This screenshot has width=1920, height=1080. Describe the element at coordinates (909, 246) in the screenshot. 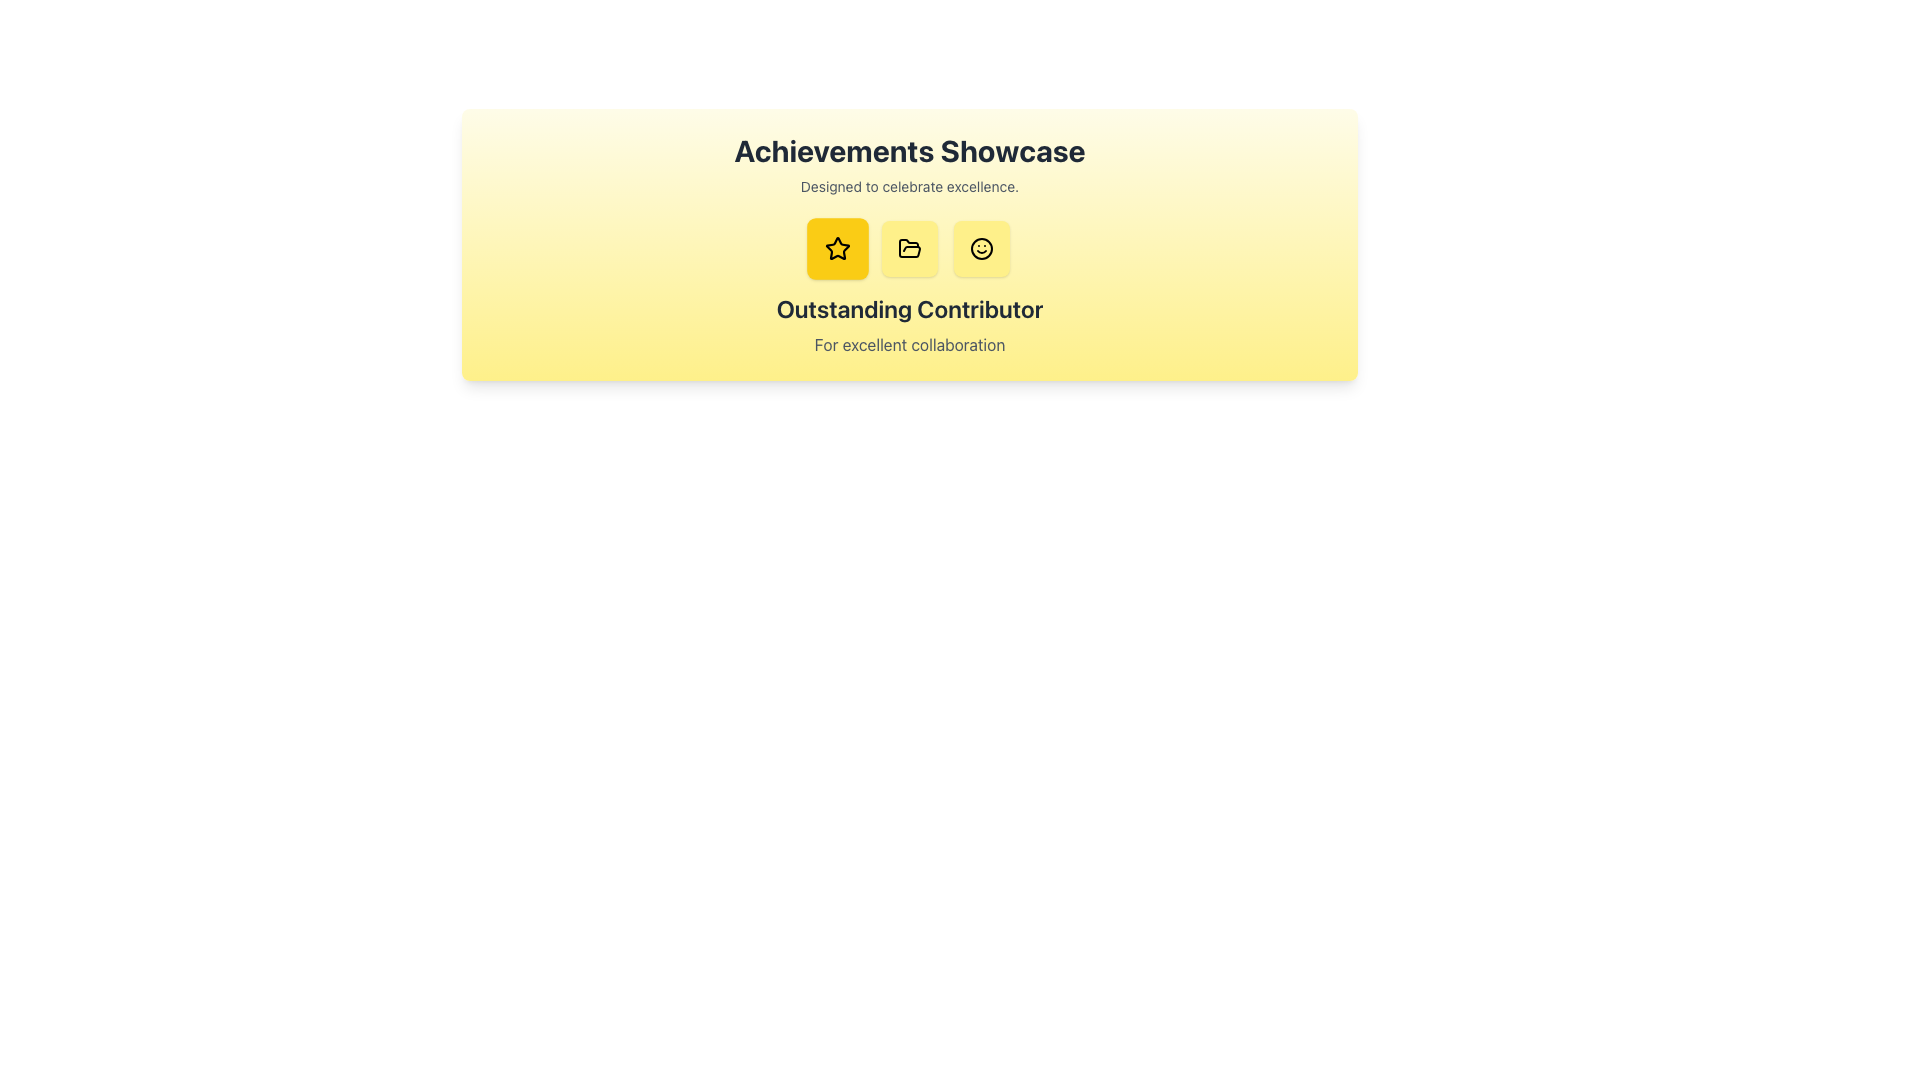

I see `the open folder icon located in the middle row of icons, which is the second icon in a group of three, flanked by a star icon on the left and a smiley face icon on the right` at that location.